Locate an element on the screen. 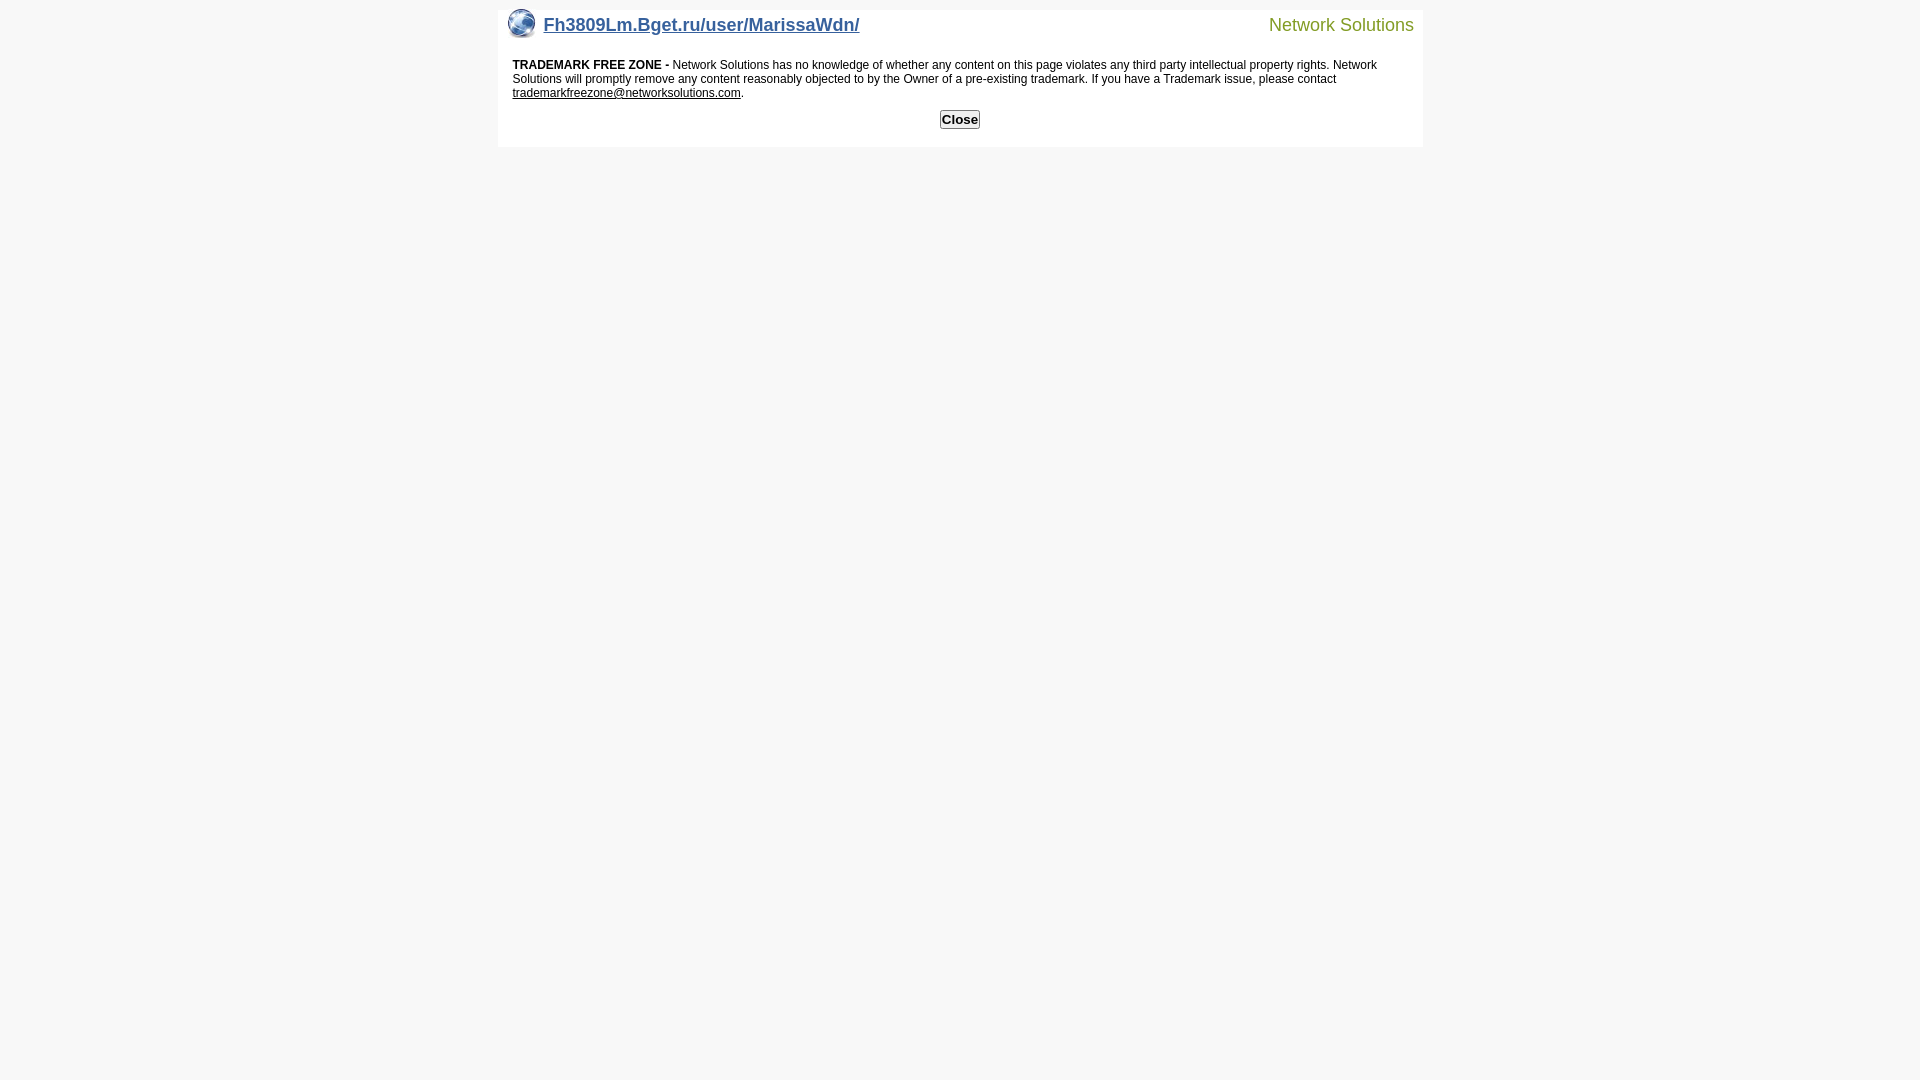  'trademarkfreezone@networksolutions.com' is located at coordinates (624, 92).